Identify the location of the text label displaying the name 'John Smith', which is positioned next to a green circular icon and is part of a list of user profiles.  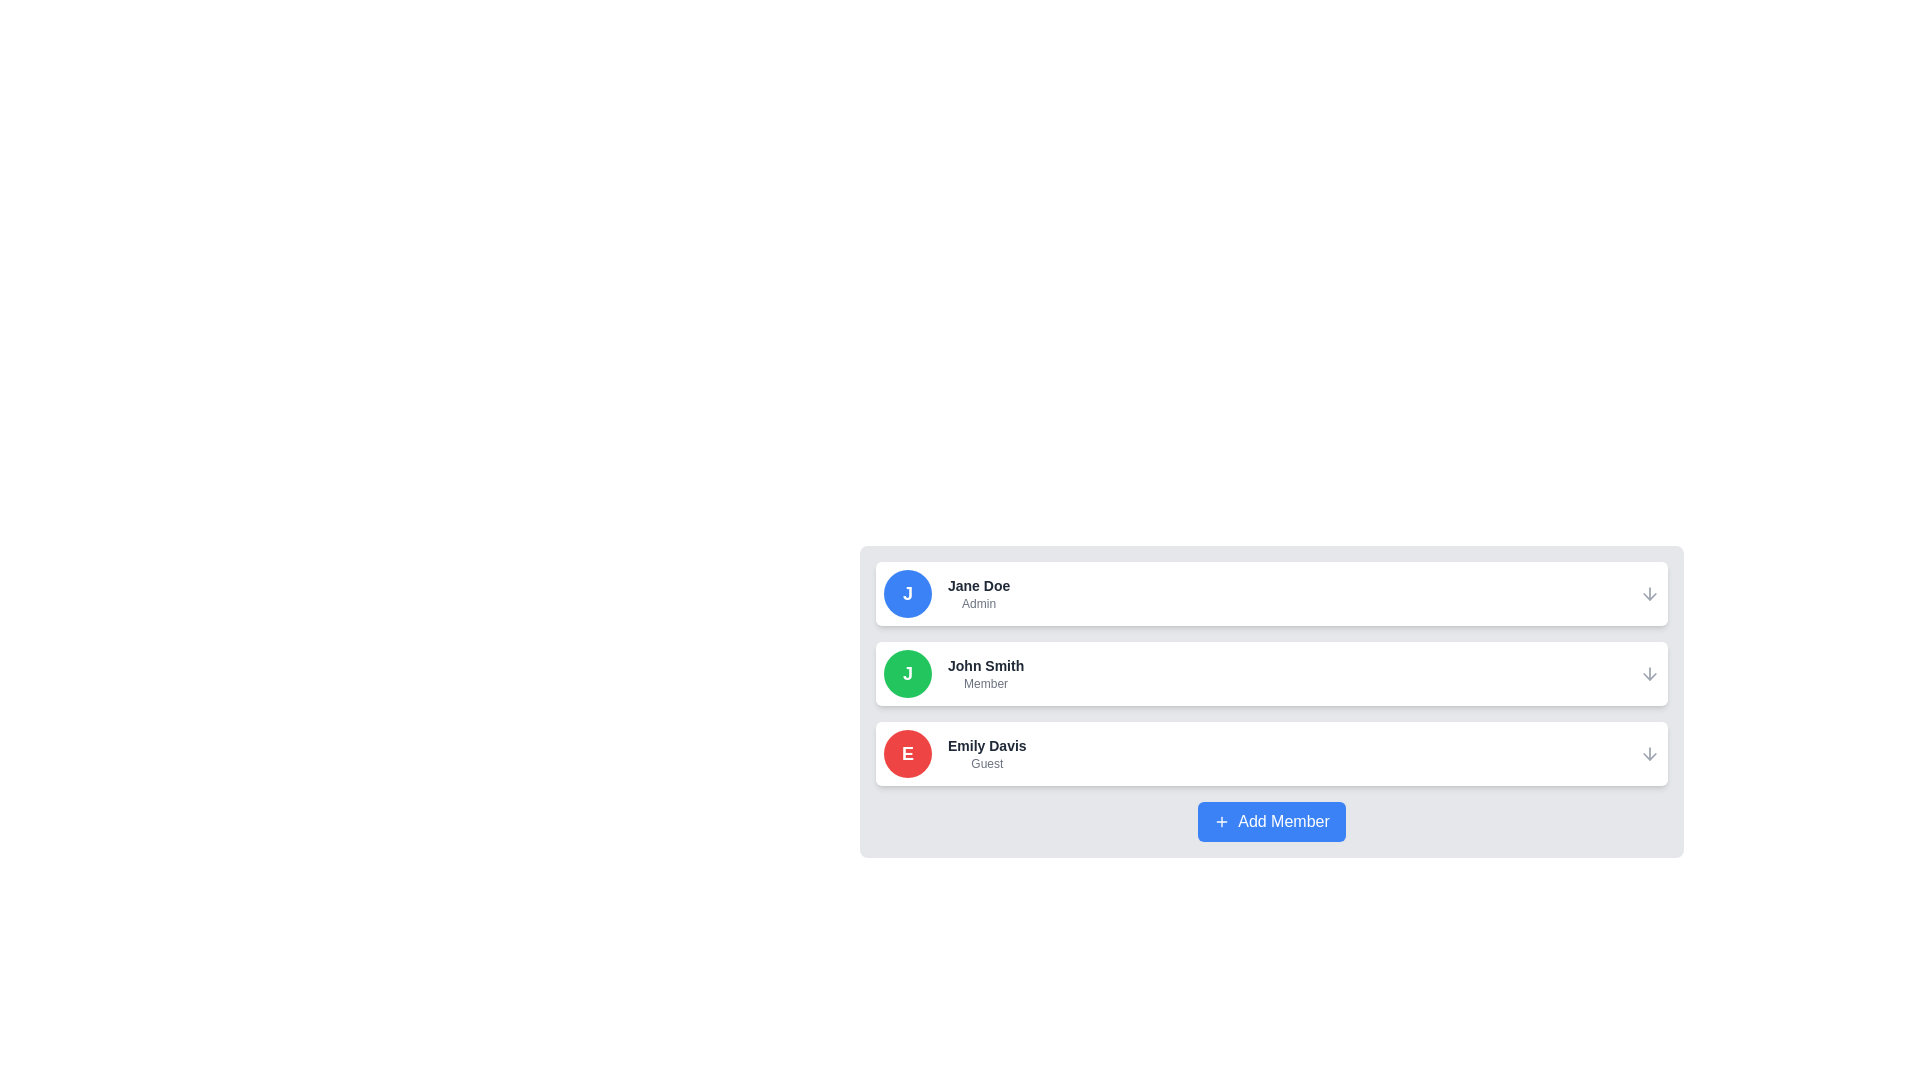
(986, 666).